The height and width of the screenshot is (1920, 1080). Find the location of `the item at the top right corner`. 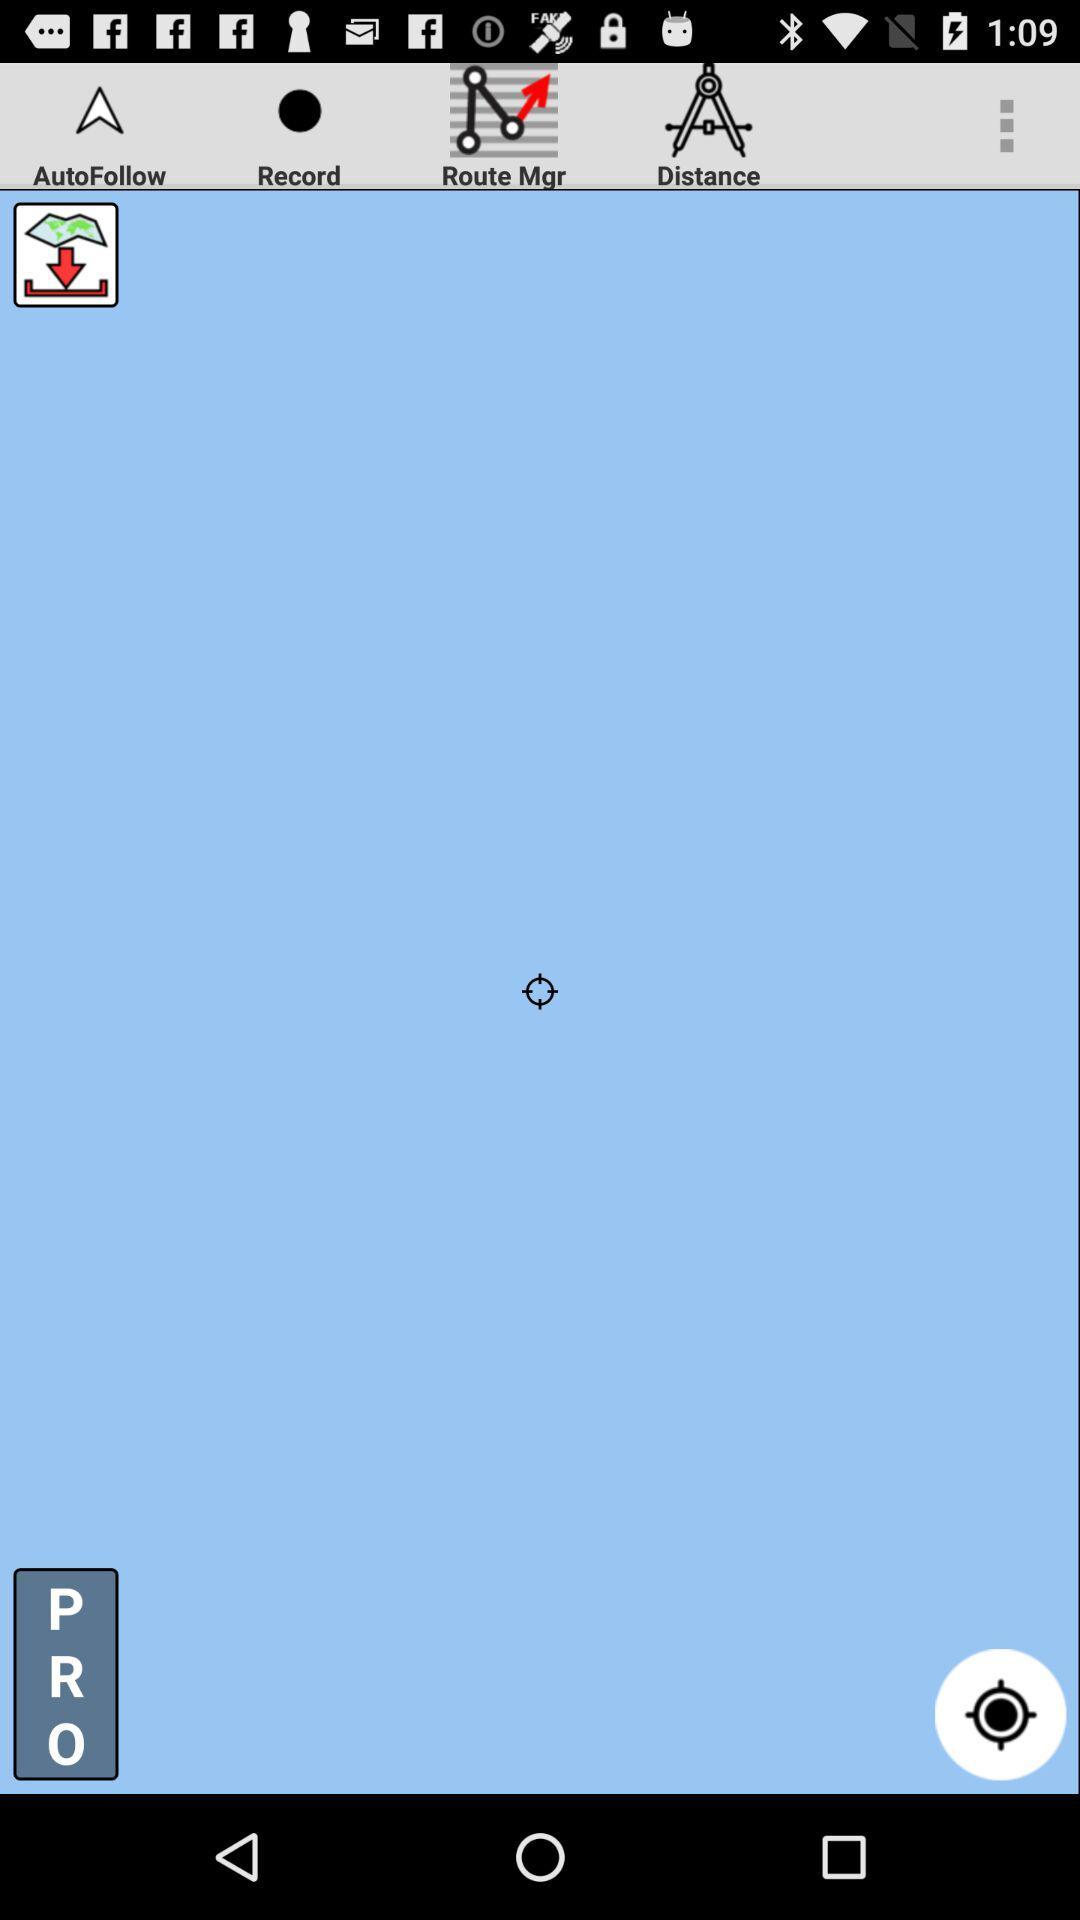

the item at the top right corner is located at coordinates (1006, 124).